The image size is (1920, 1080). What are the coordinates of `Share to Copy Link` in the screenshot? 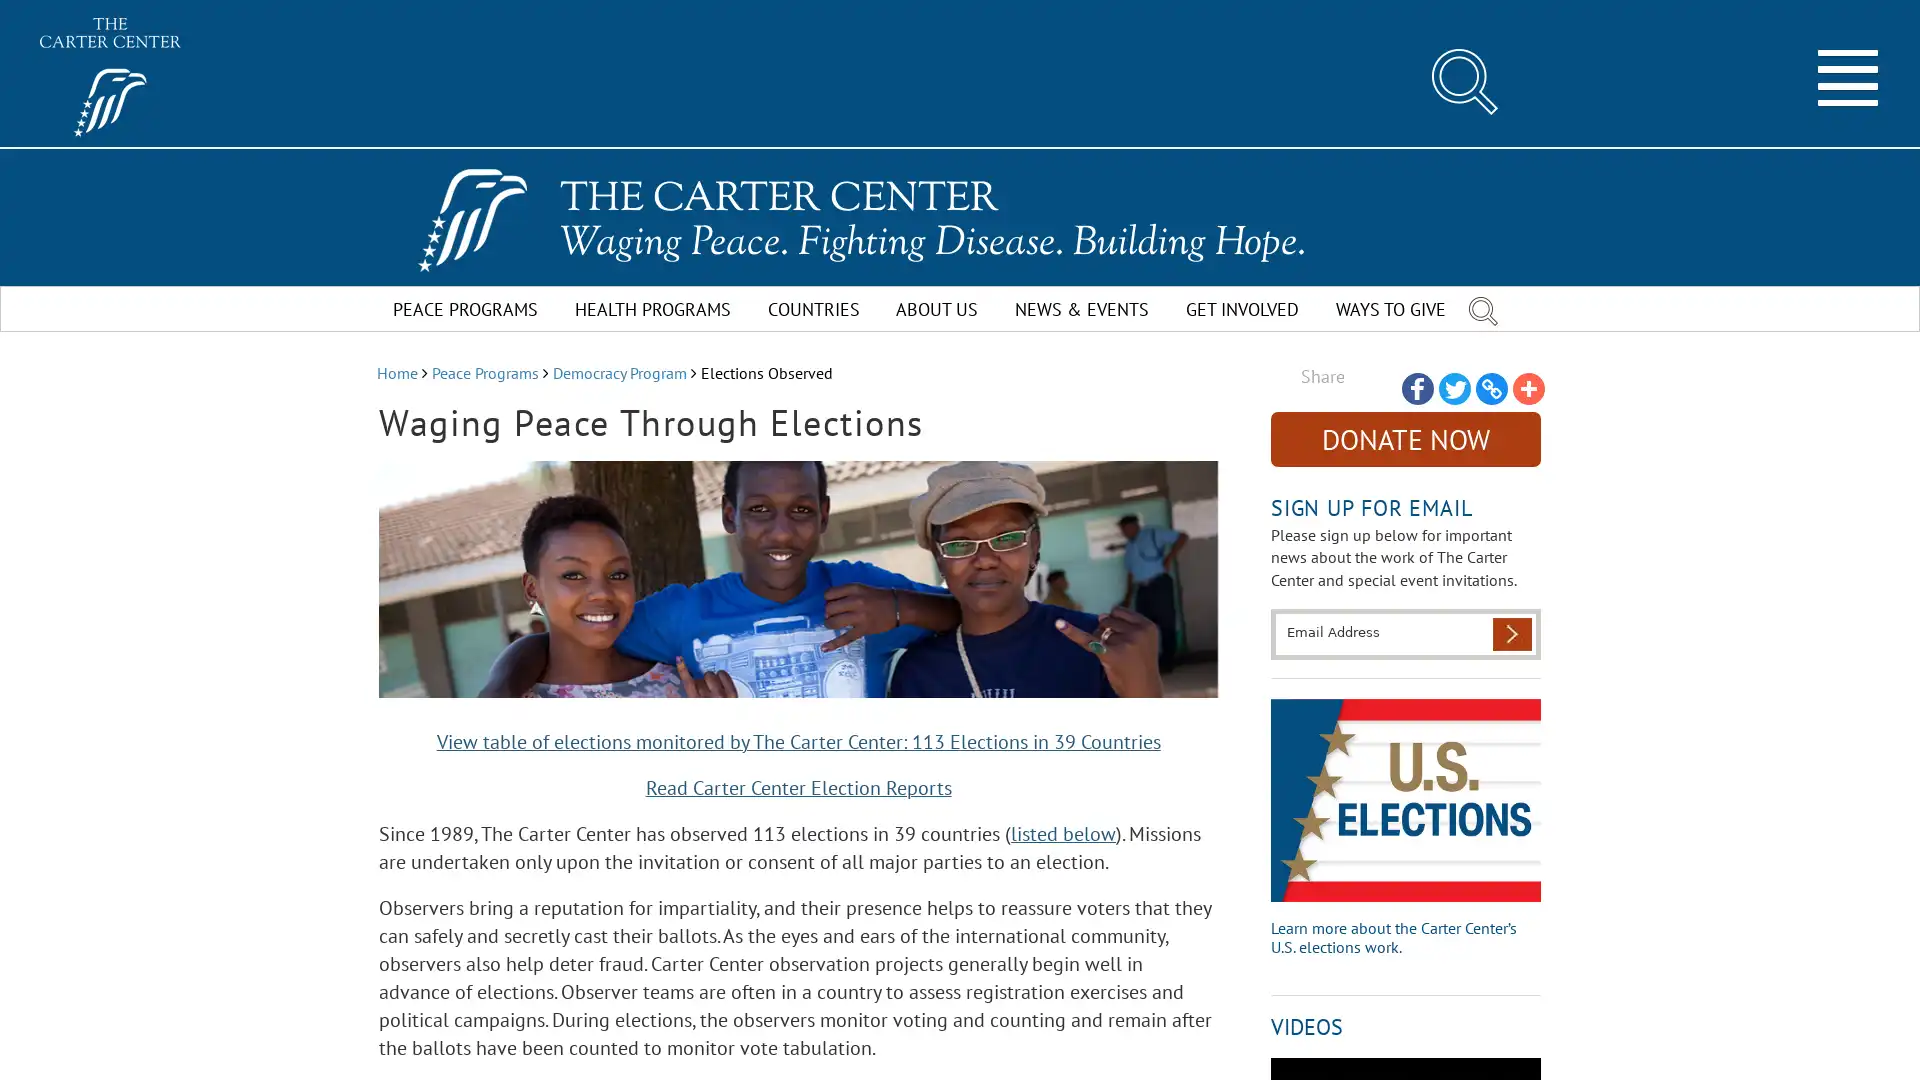 It's located at (1492, 238).